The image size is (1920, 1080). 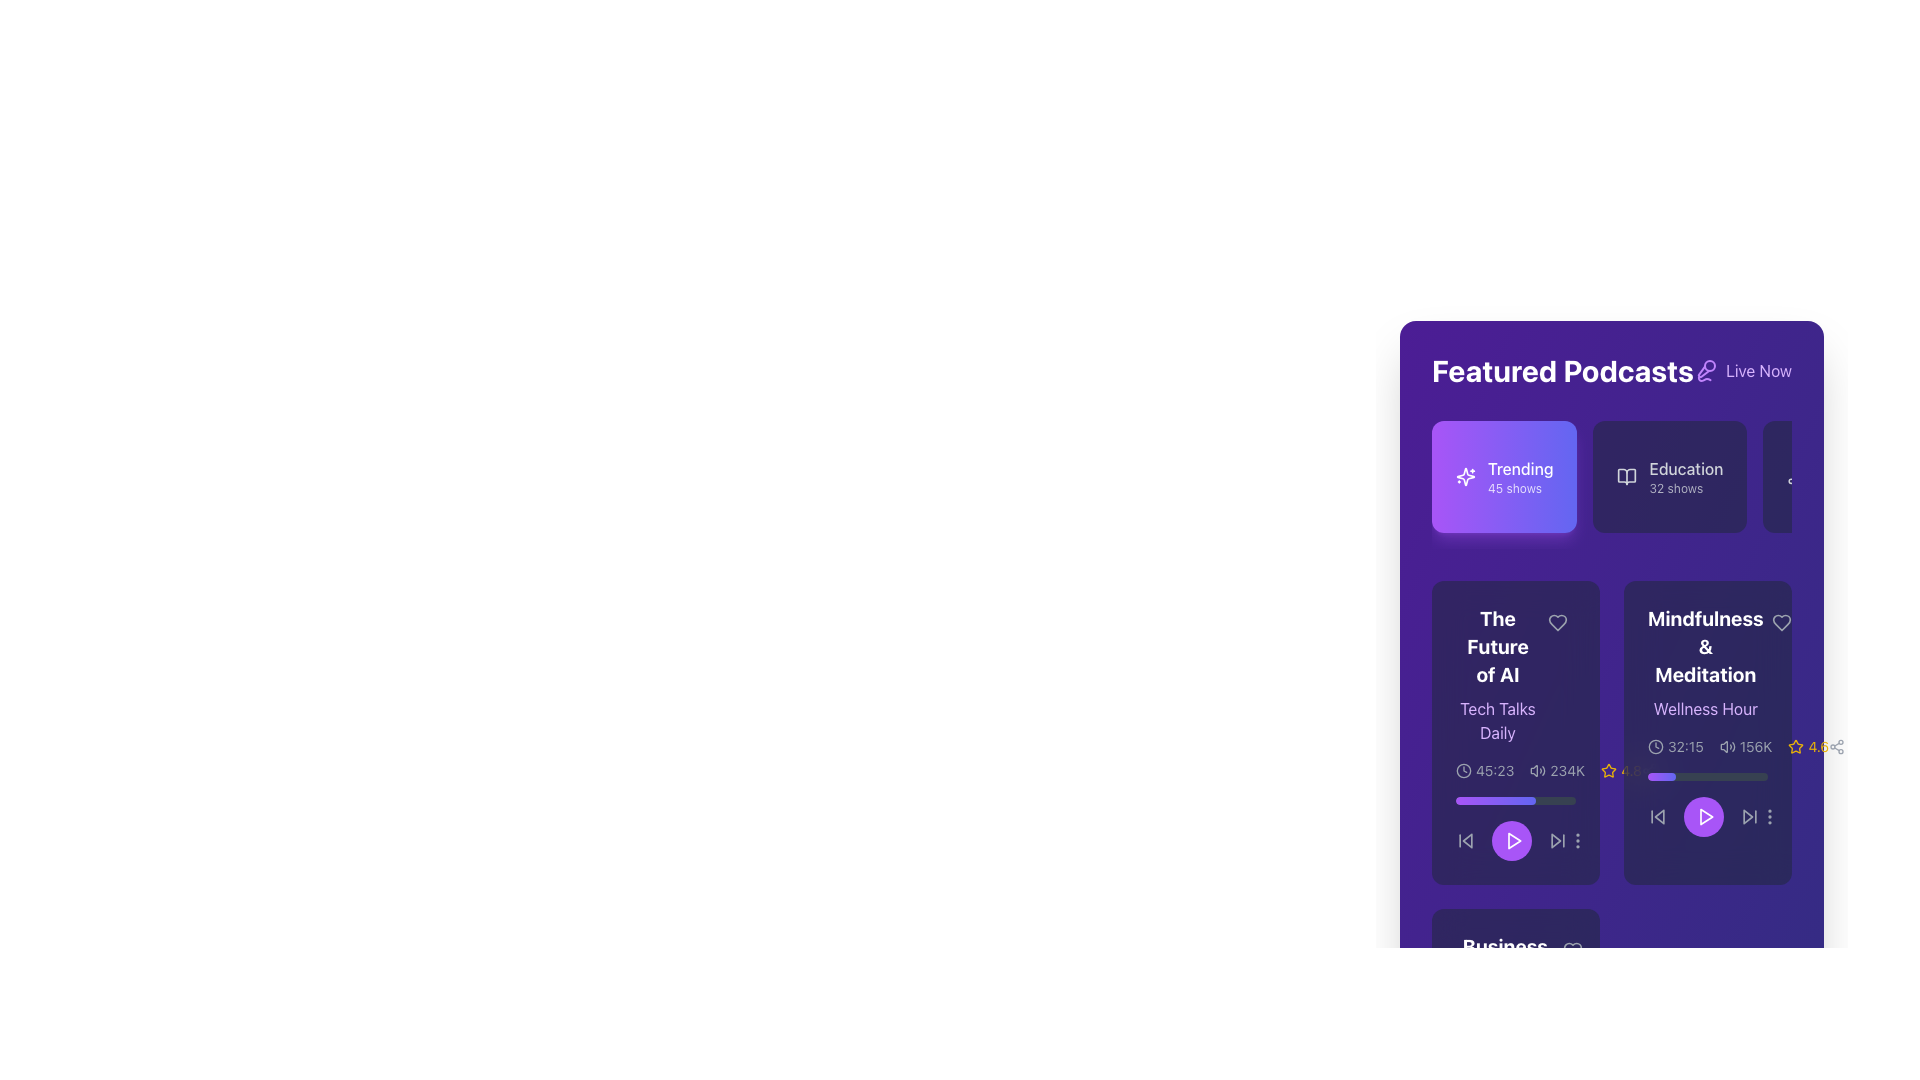 What do you see at coordinates (1657, 817) in the screenshot?
I see `the first control button of the 'Mindfulness & Meditation' podcast to change its color` at bounding box center [1657, 817].